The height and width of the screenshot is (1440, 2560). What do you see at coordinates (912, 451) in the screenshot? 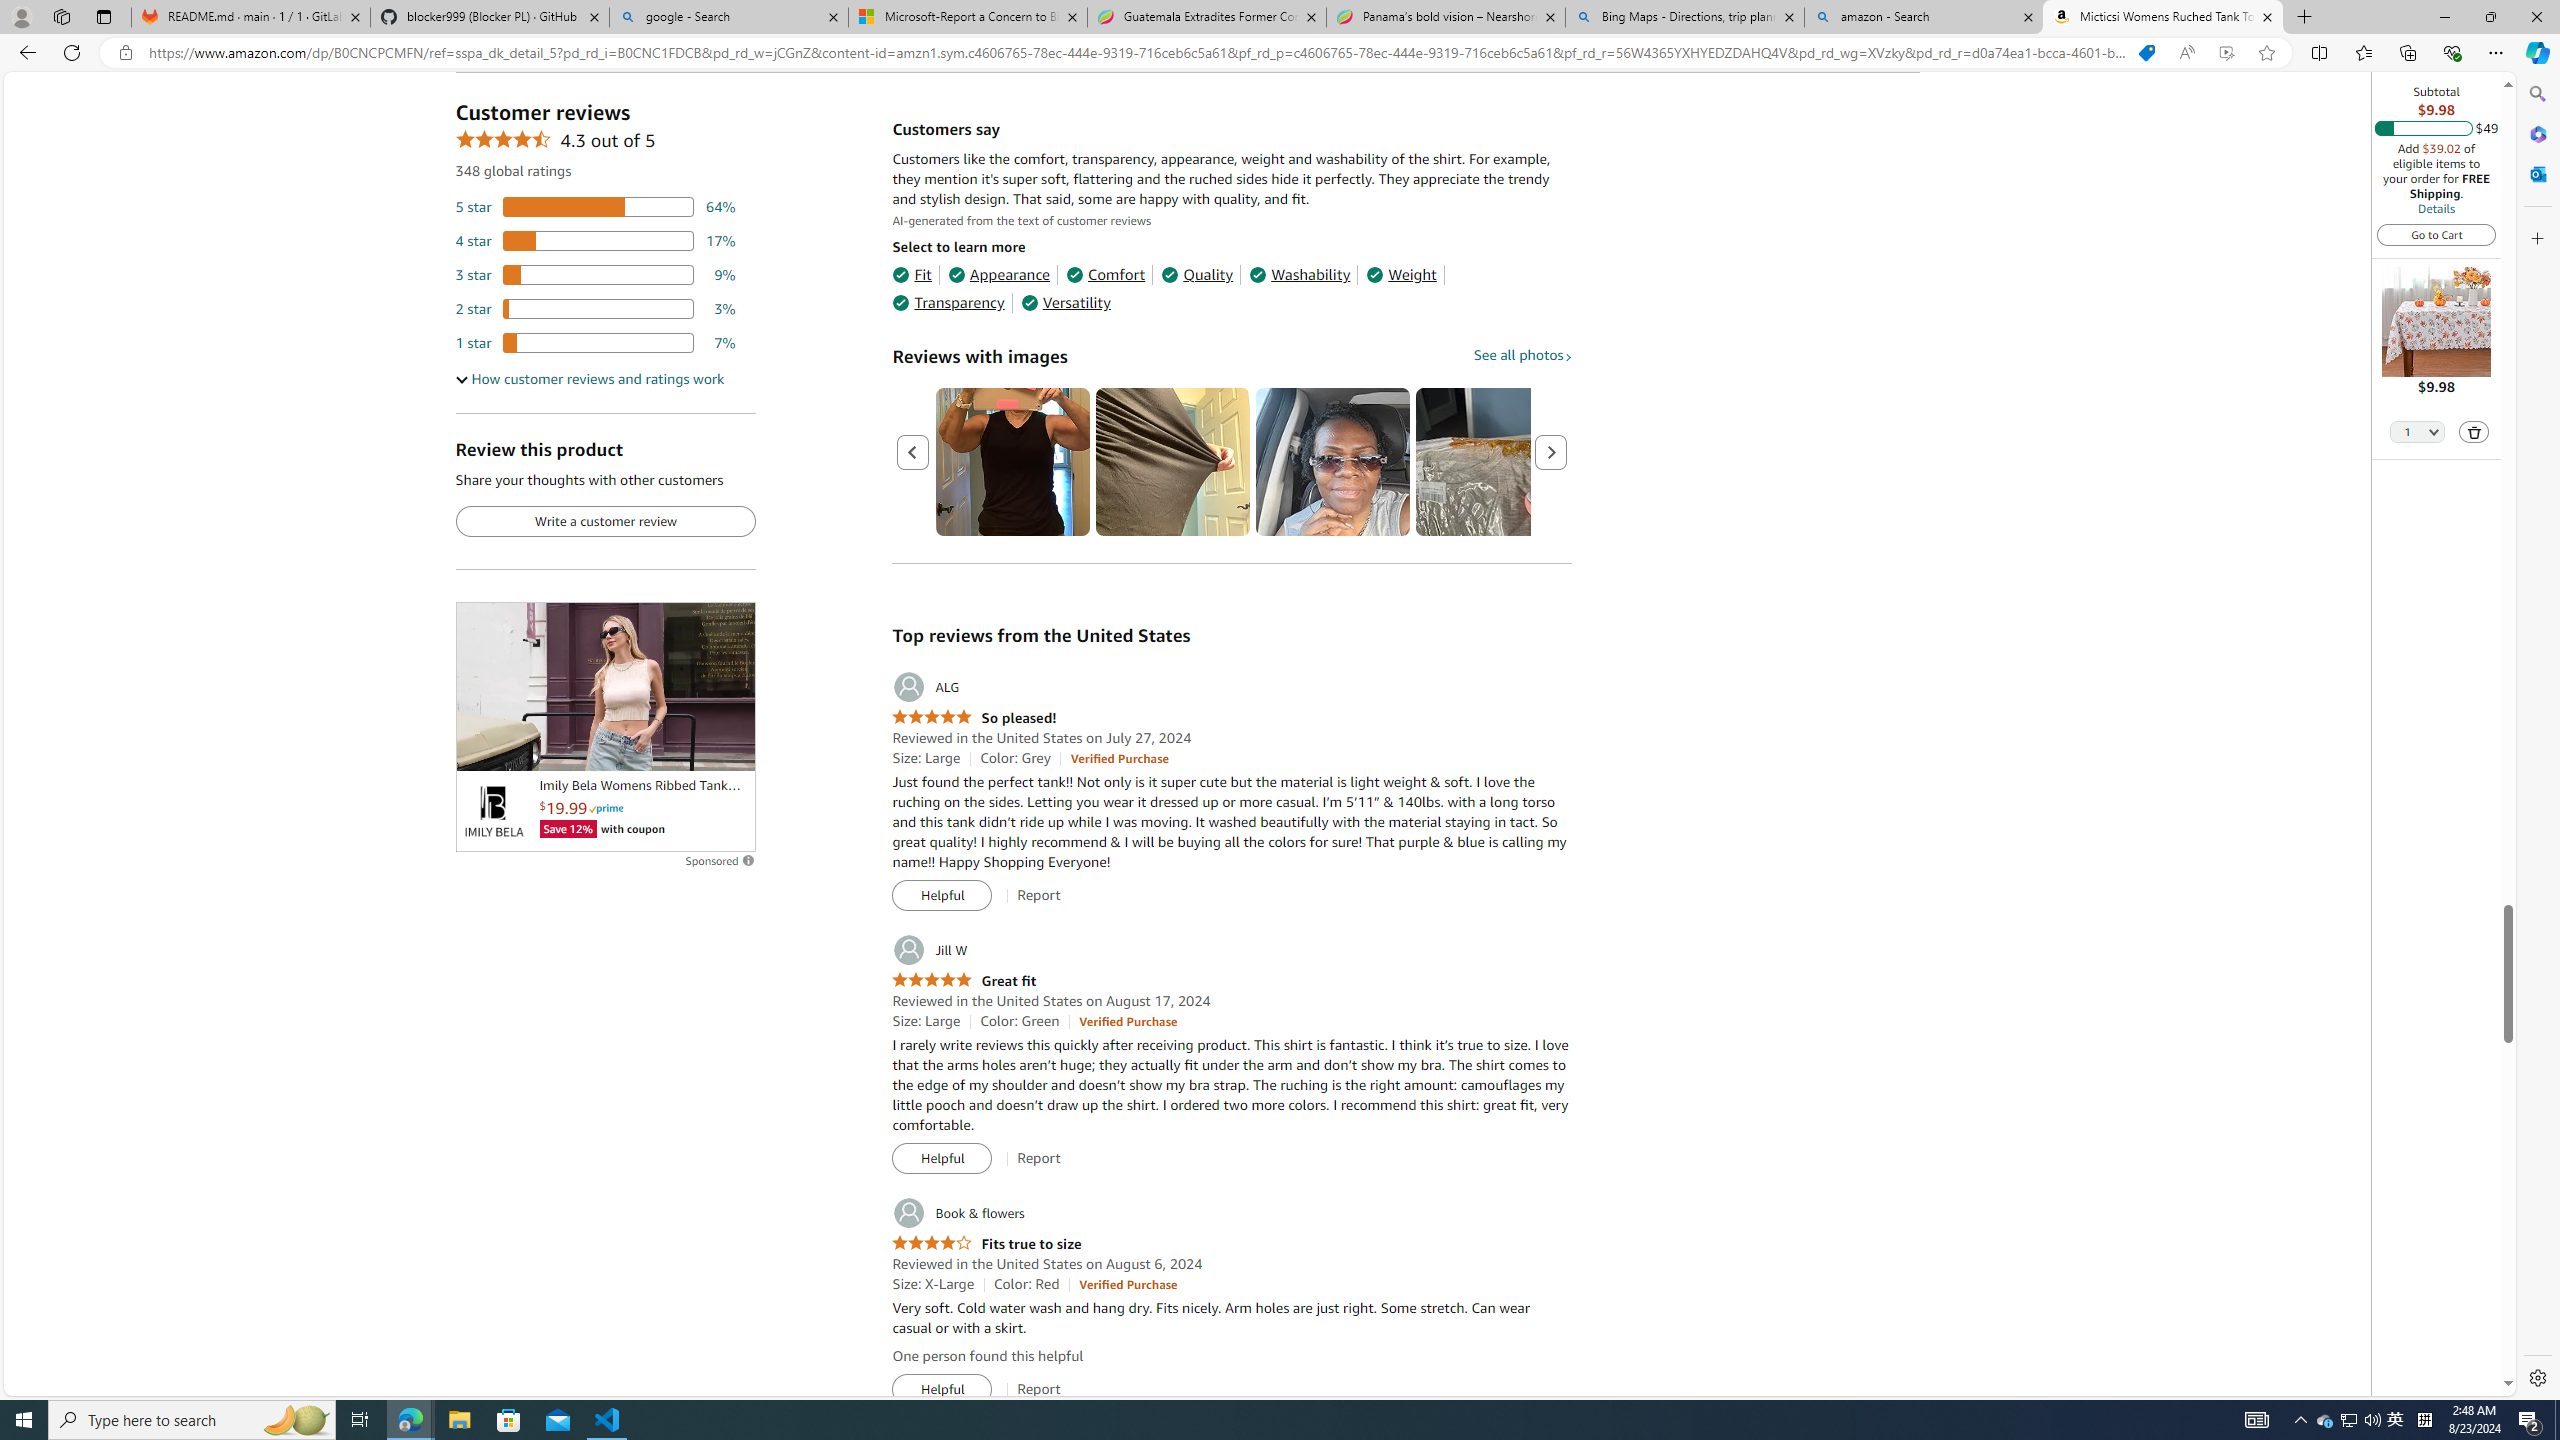
I see `'Previous page'` at bounding box center [912, 451].